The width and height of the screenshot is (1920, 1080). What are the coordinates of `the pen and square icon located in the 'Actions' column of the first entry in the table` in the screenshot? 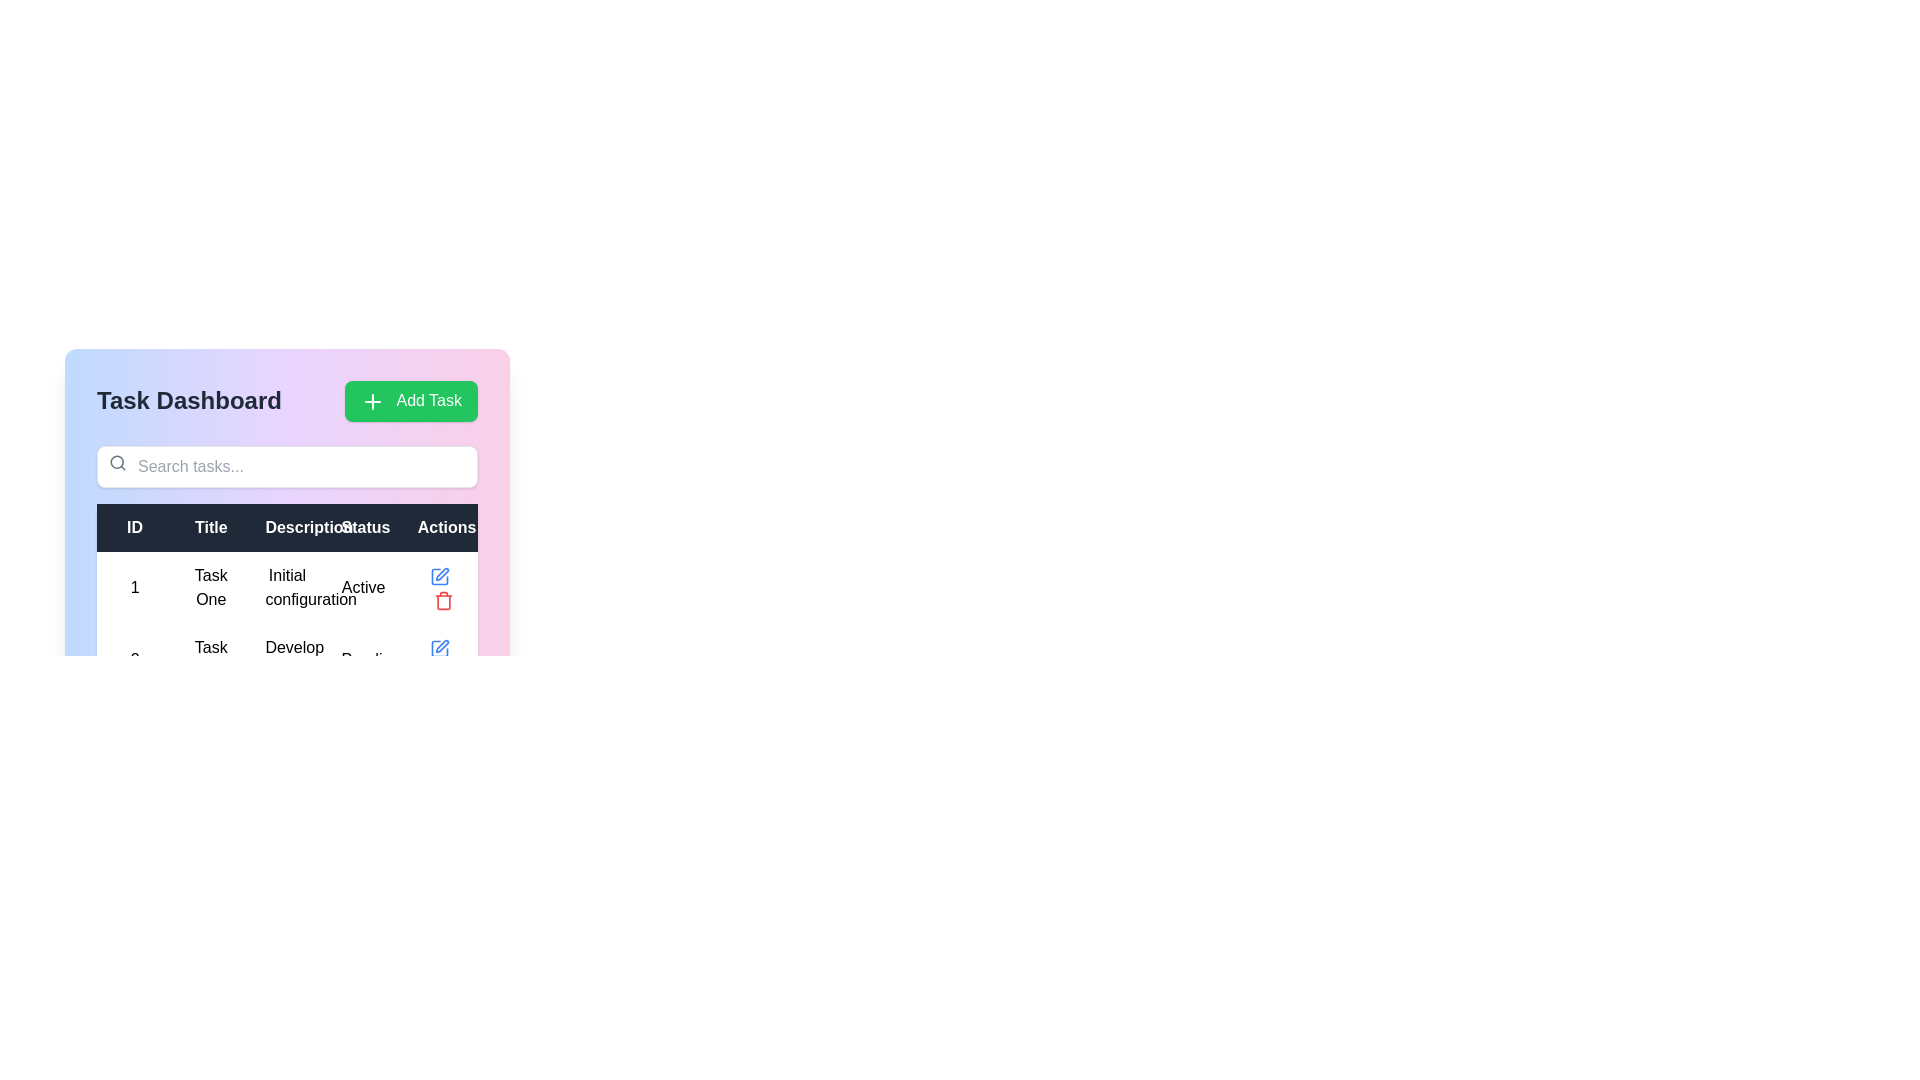 It's located at (441, 646).